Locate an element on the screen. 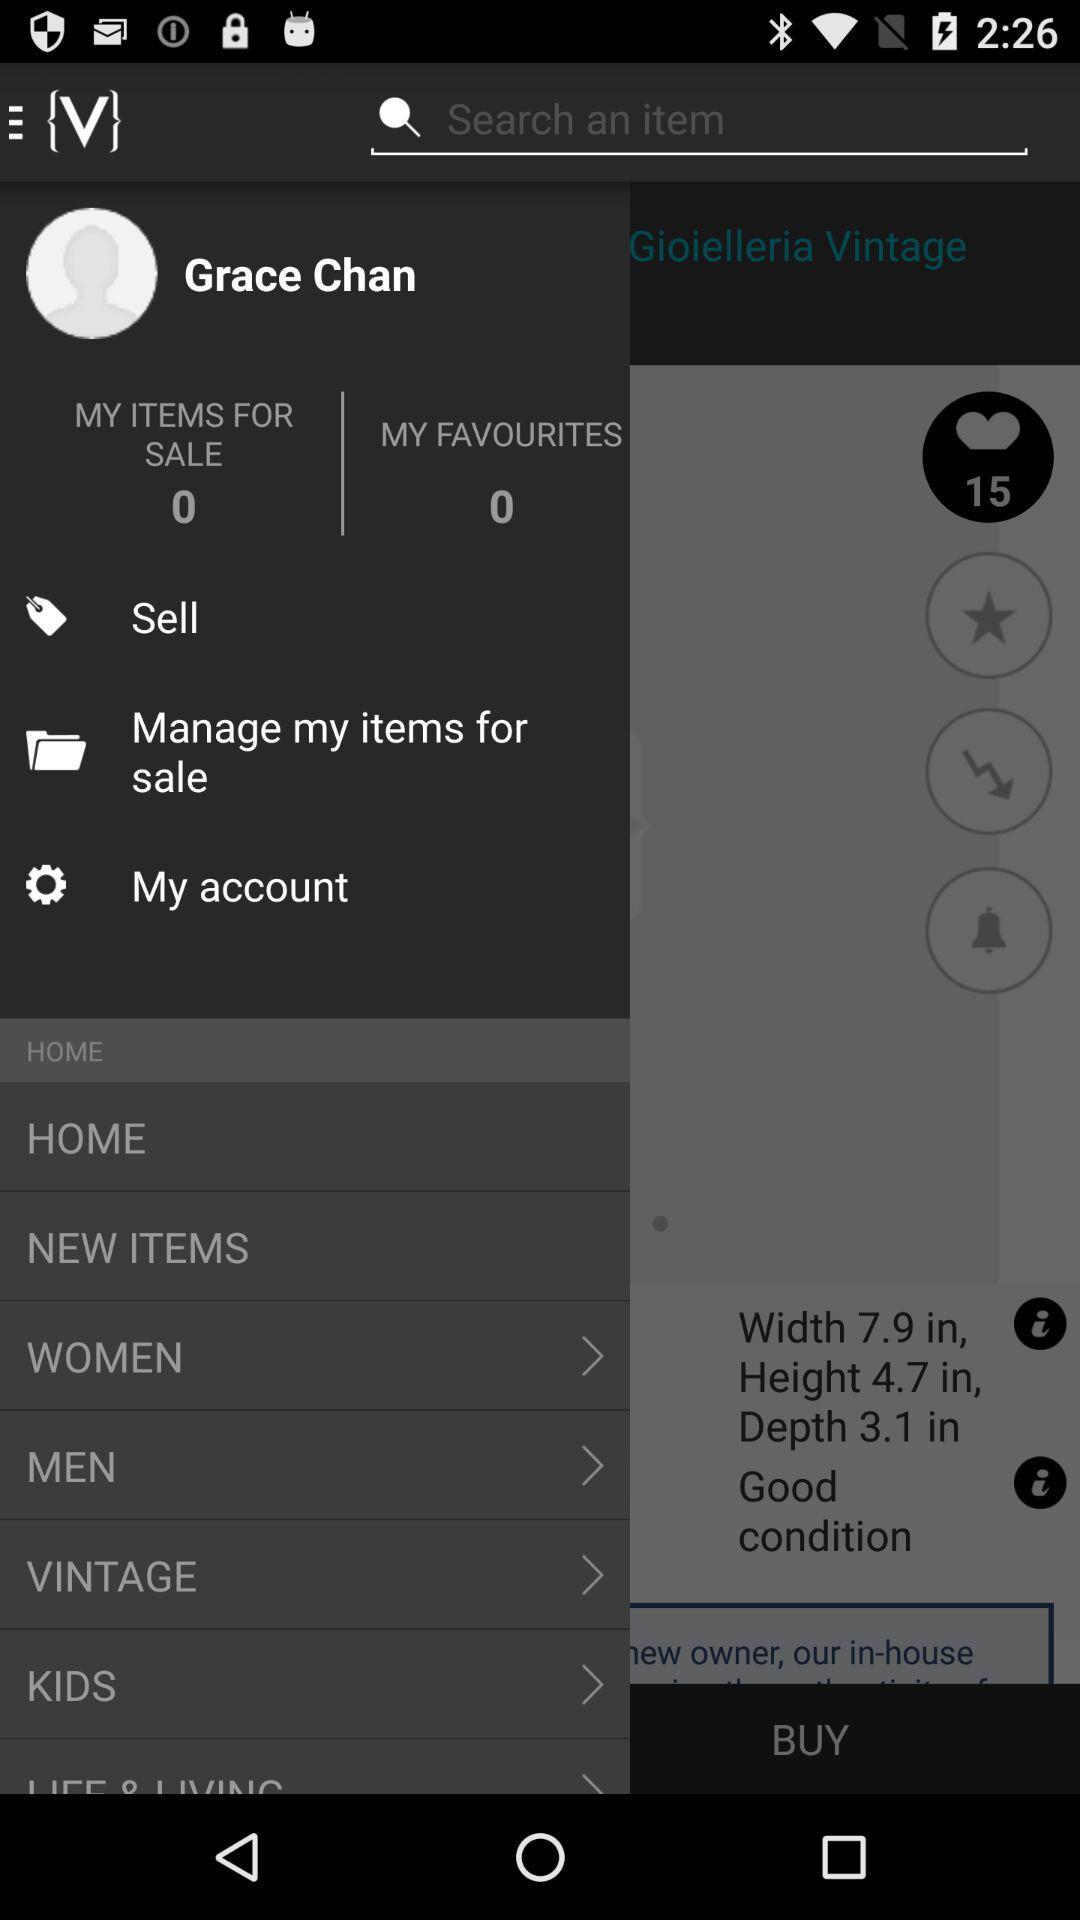  the profile icon is located at coordinates (92, 272).